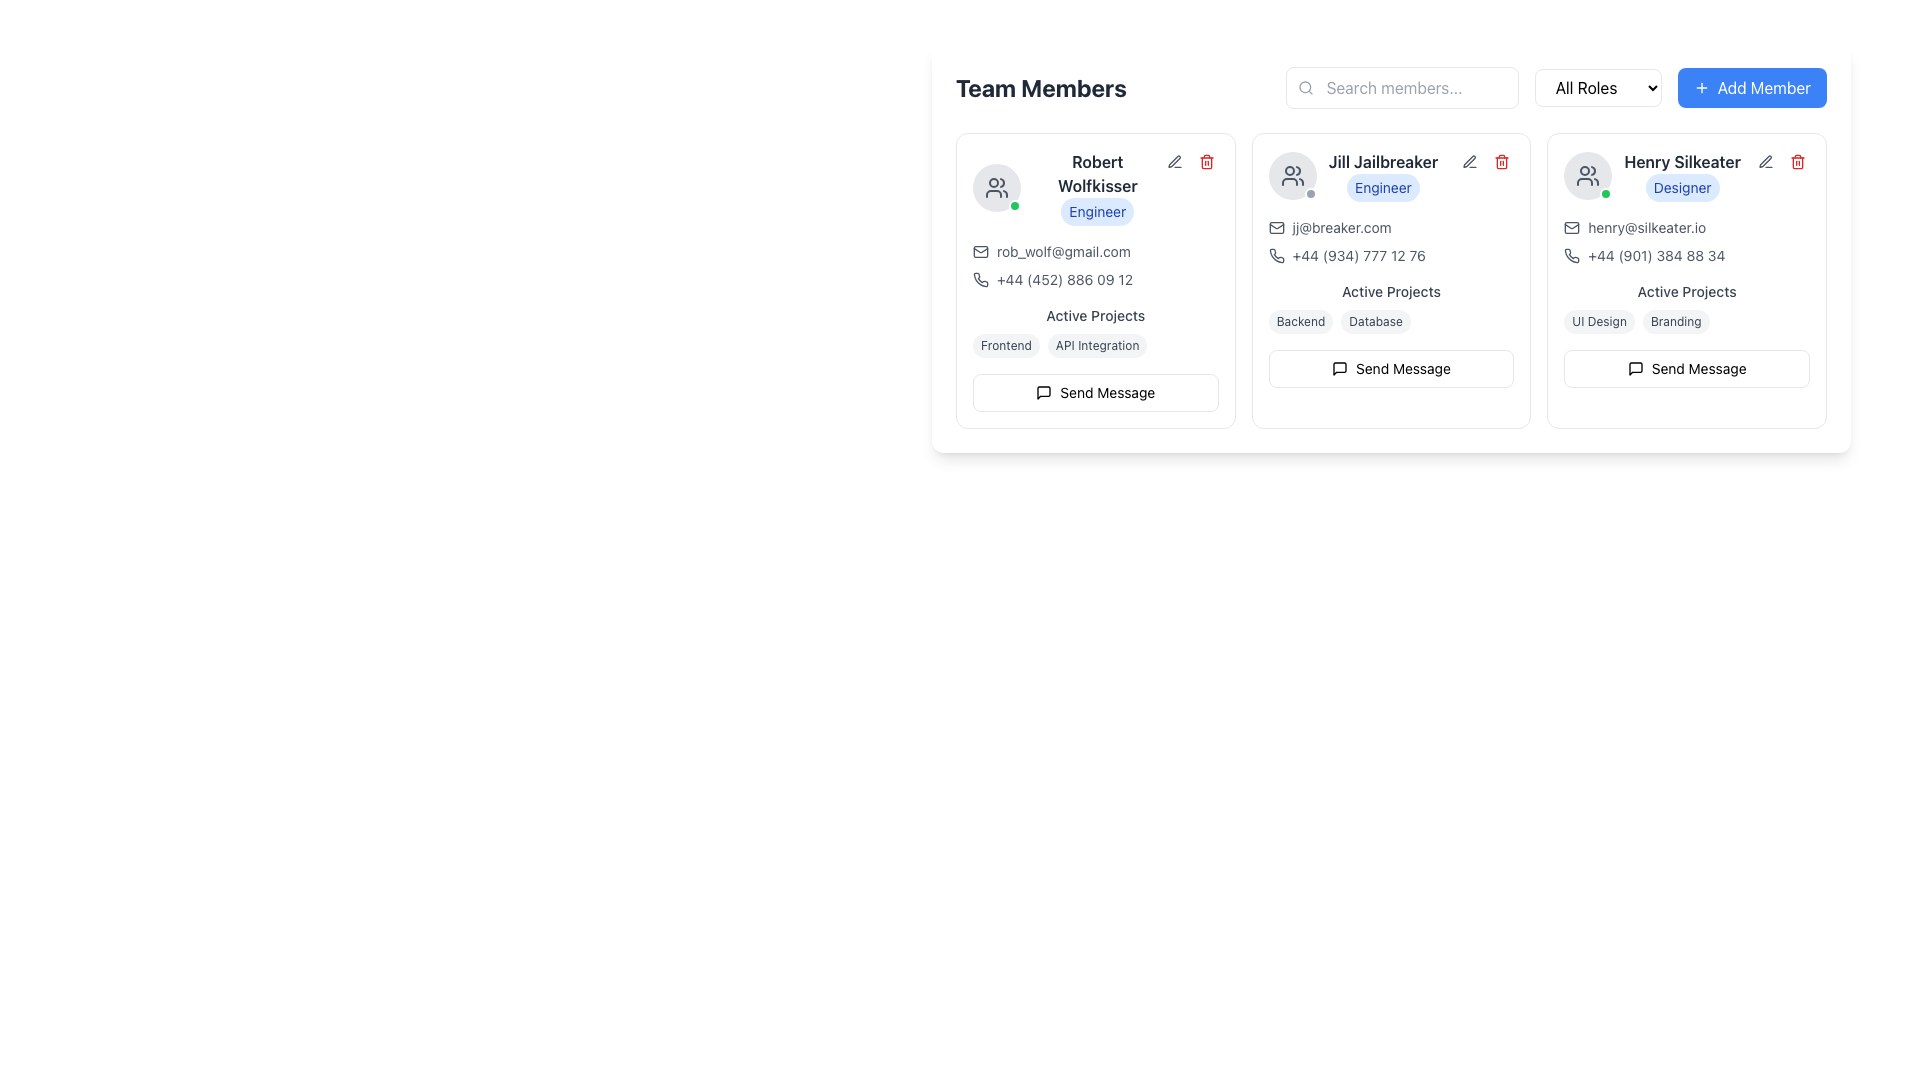  What do you see at coordinates (1094, 188) in the screenshot?
I see `text 'Robert Wolfkisser' displayed in bold at the top of the contact card for the team member, which is located near the top-left section of the profile card` at bounding box center [1094, 188].